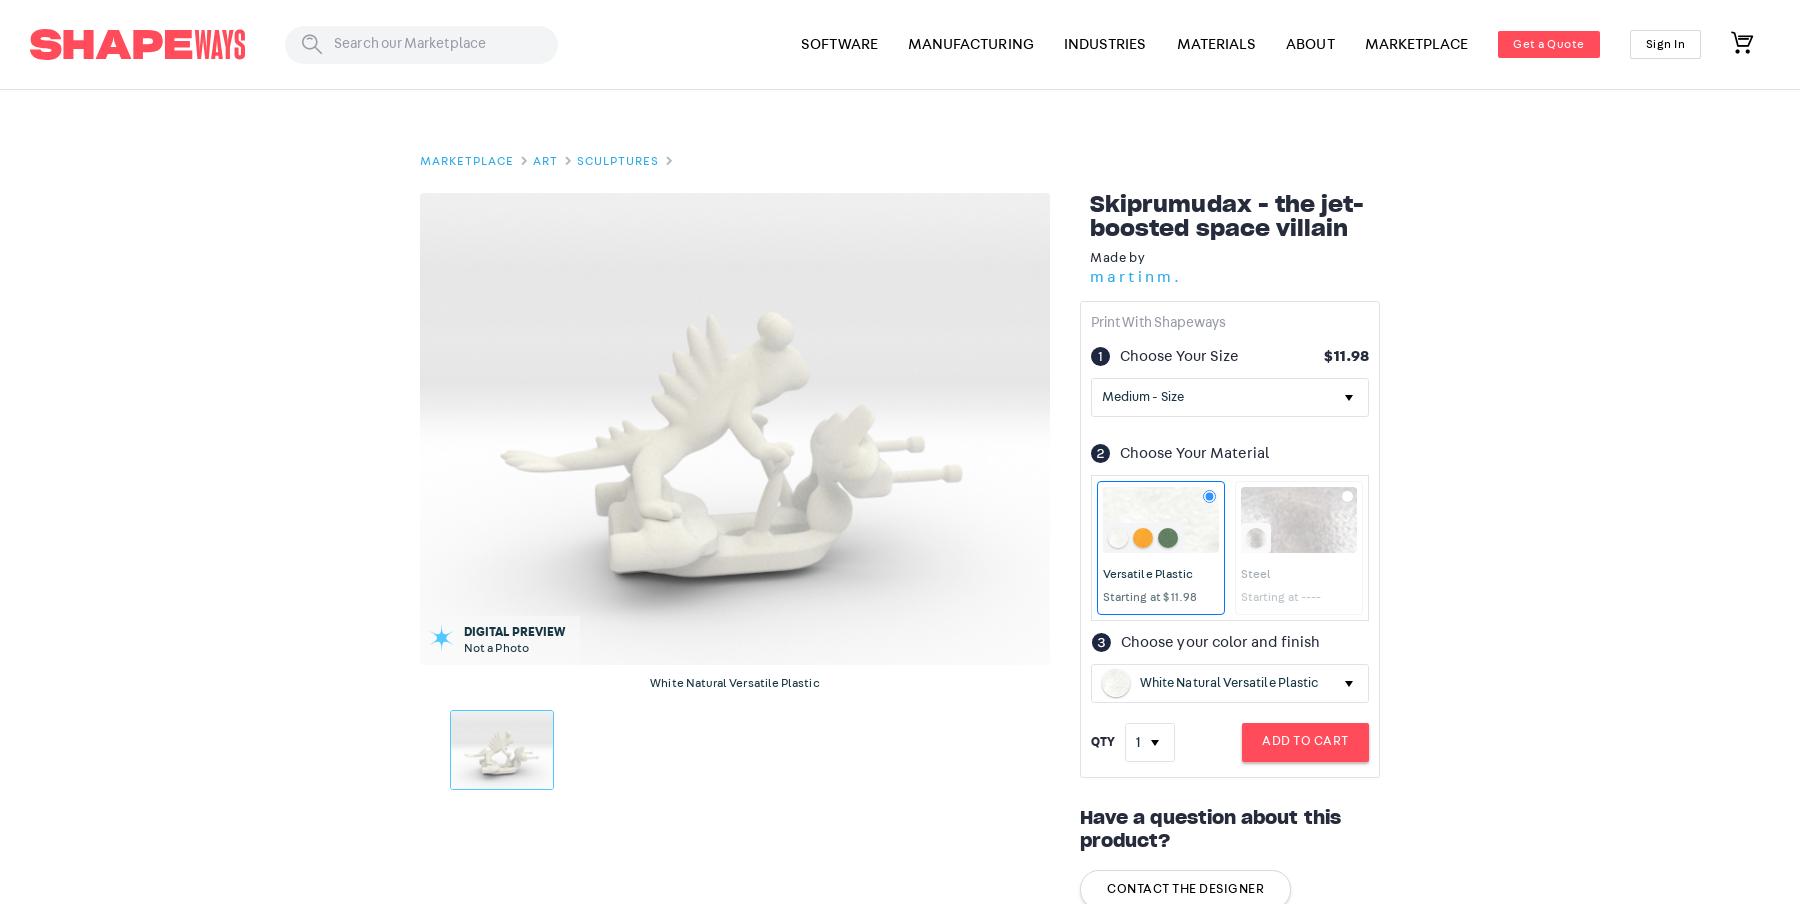  Describe the element at coordinates (1178, 354) in the screenshot. I see `'Choose Your Size'` at that location.